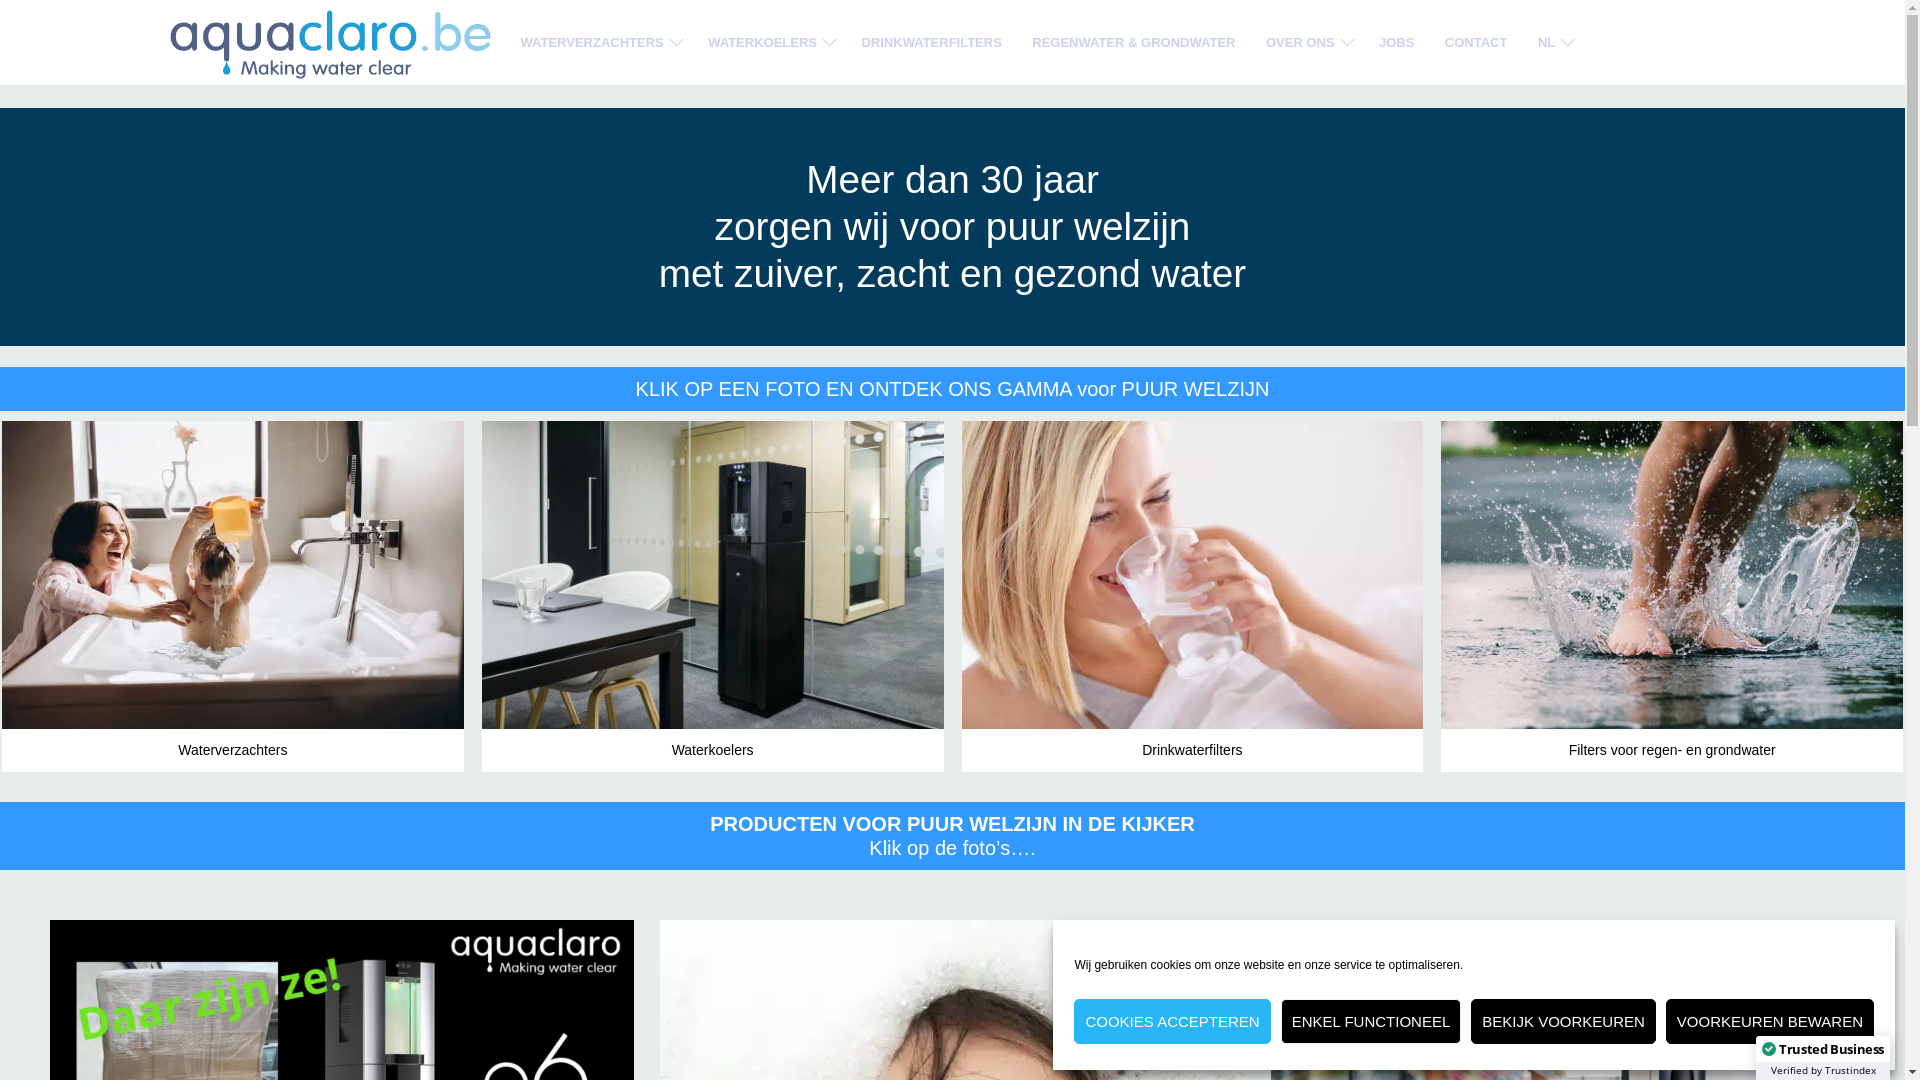  I want to click on 'REGENWATER & GRONDWATER', so click(1133, 42).